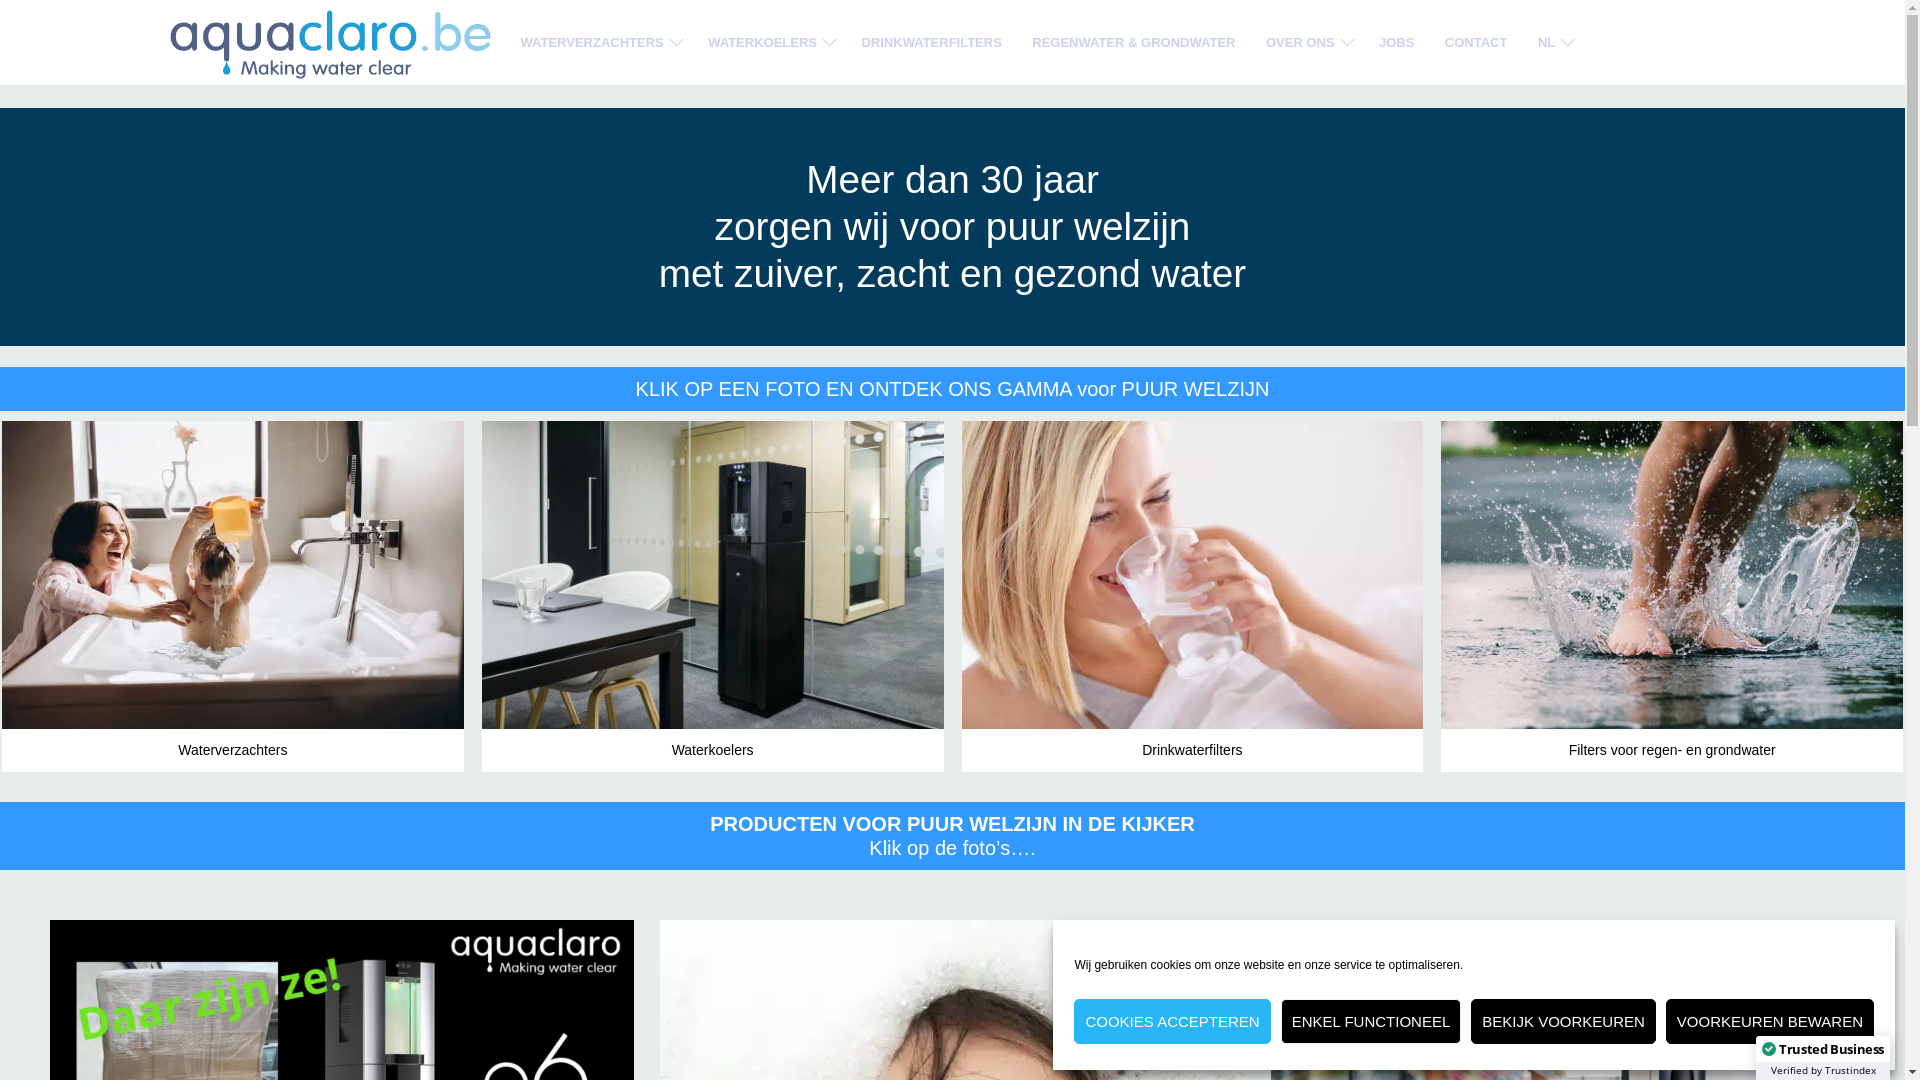  I want to click on 'REGENWATER & GRONDWATER', so click(1133, 42).